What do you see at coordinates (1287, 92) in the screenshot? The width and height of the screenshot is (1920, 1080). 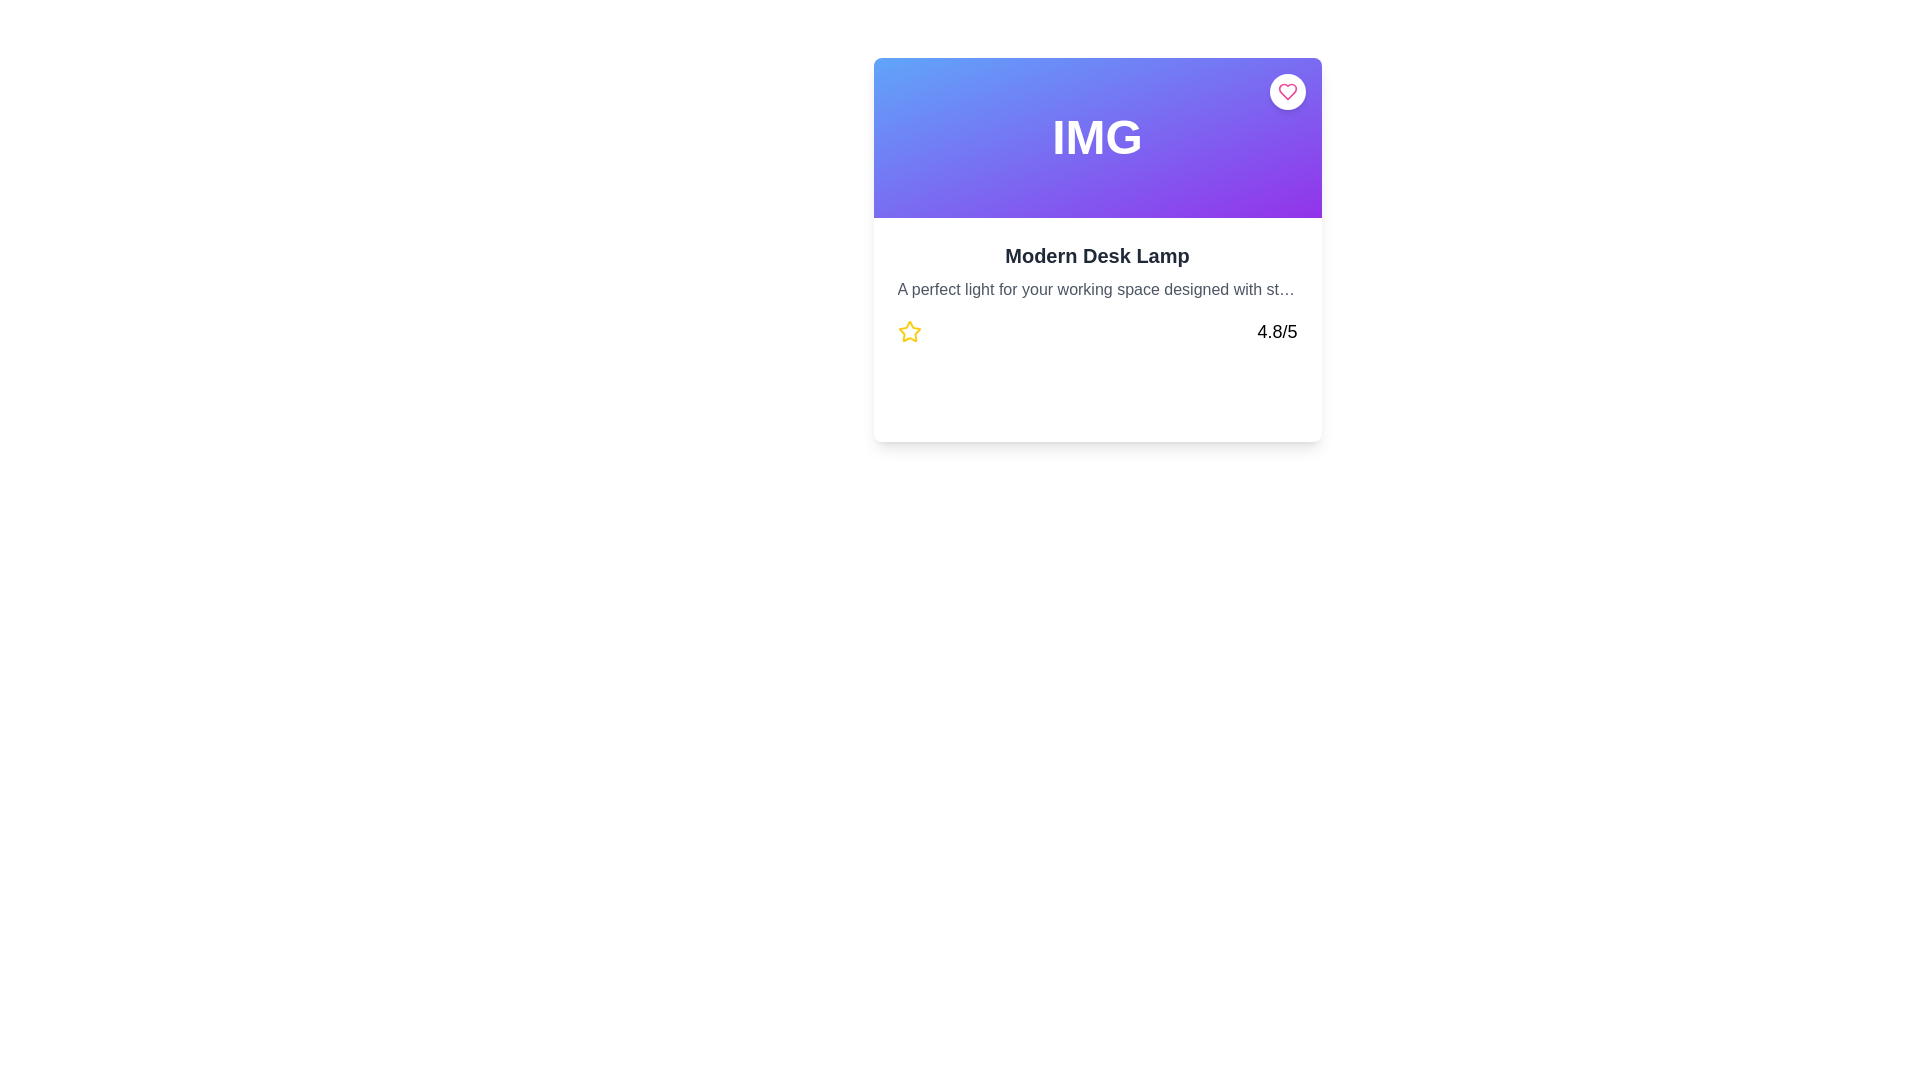 I see `the heart-shaped SVG icon located at the top-right corner of the card layout` at bounding box center [1287, 92].